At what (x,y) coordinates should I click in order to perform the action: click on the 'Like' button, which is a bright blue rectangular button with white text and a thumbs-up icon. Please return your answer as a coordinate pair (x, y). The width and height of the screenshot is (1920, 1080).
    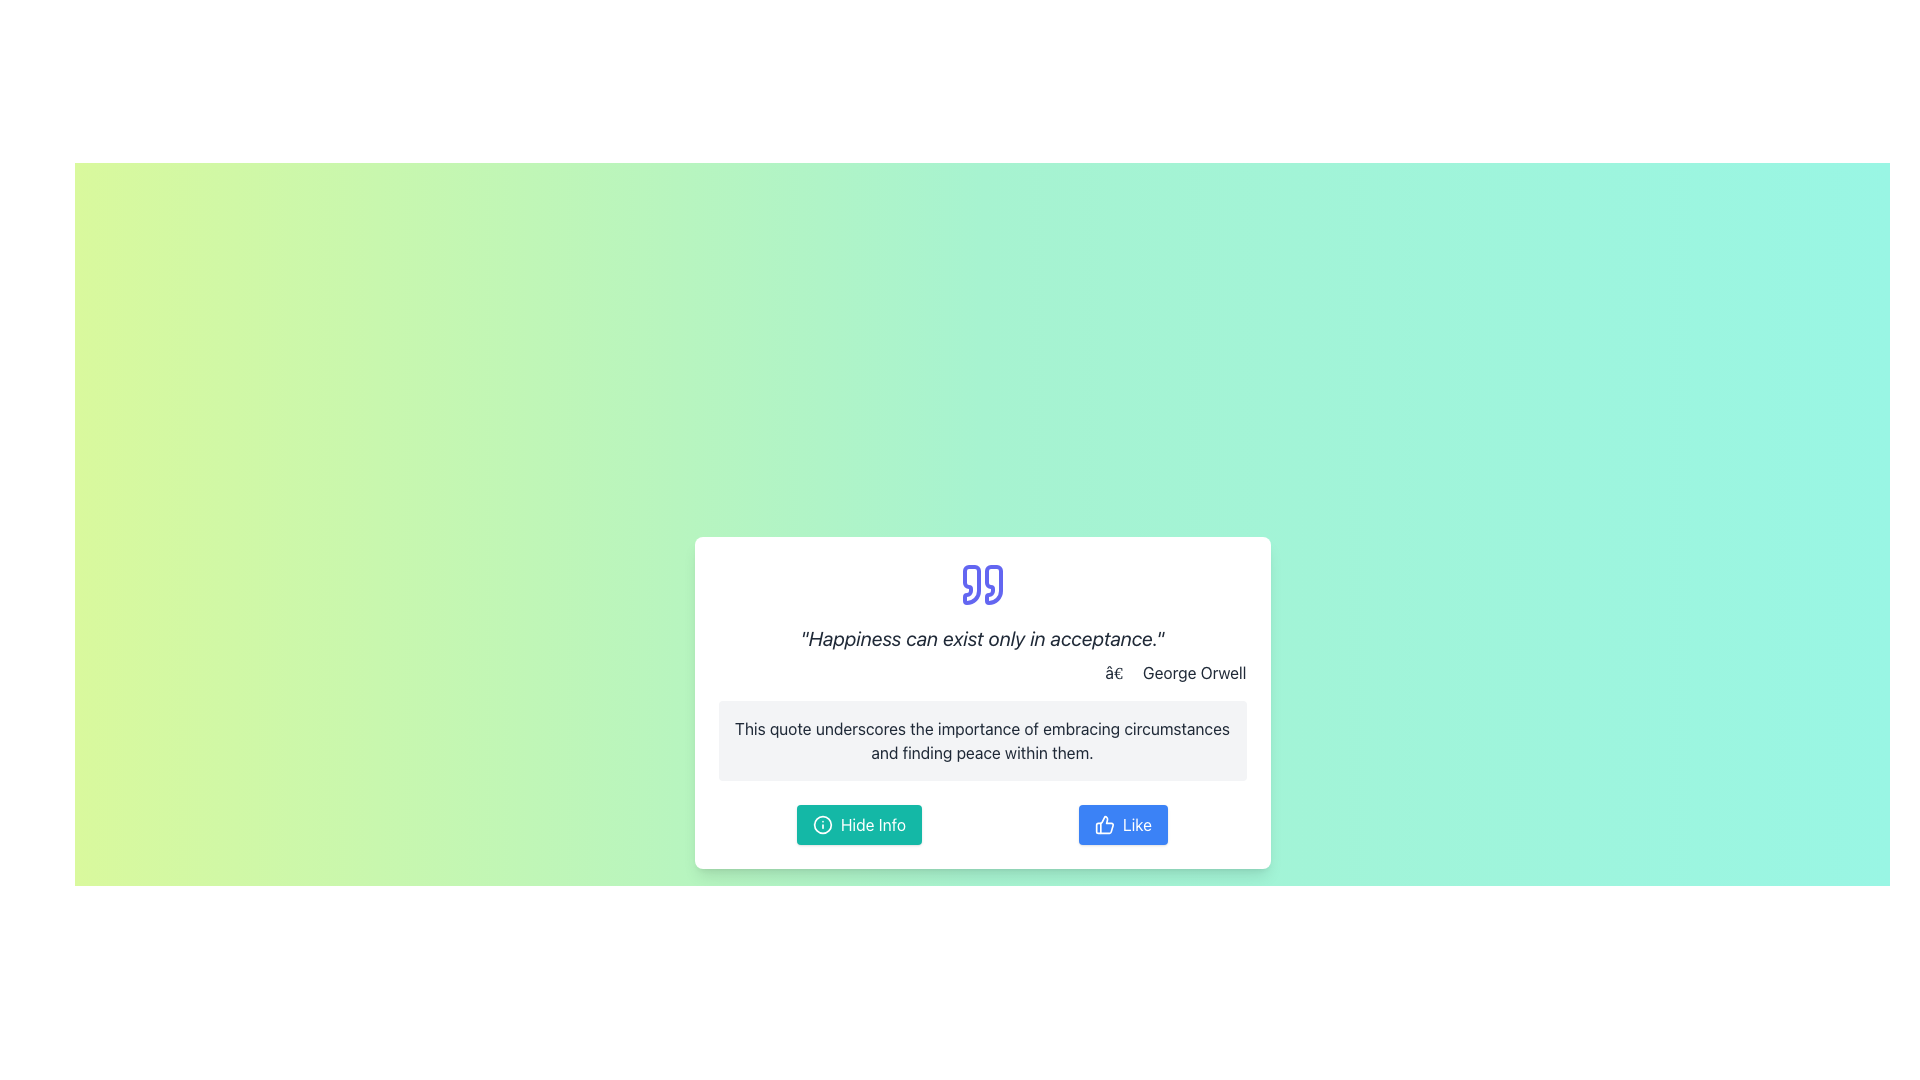
    Looking at the image, I should click on (1123, 825).